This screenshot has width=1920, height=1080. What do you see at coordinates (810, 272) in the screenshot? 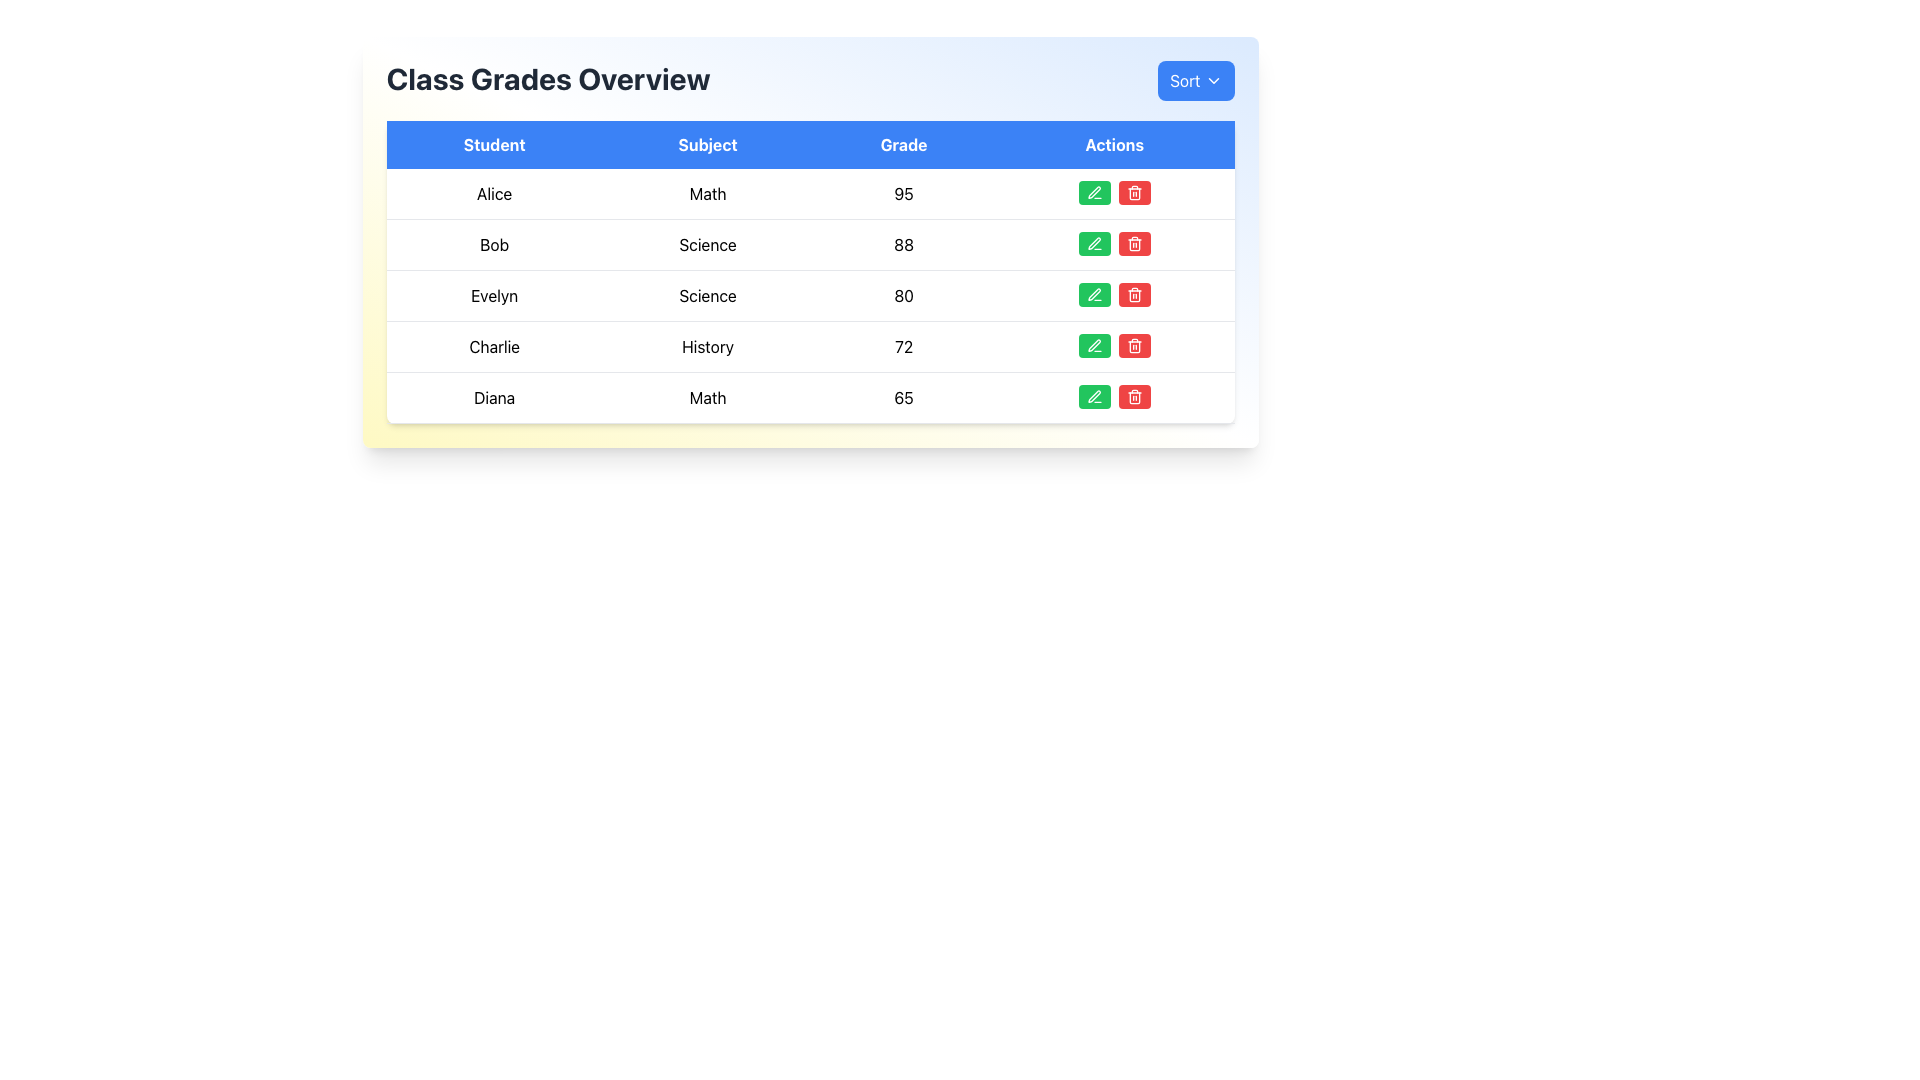
I see `the Data Table displaying student data` at bounding box center [810, 272].